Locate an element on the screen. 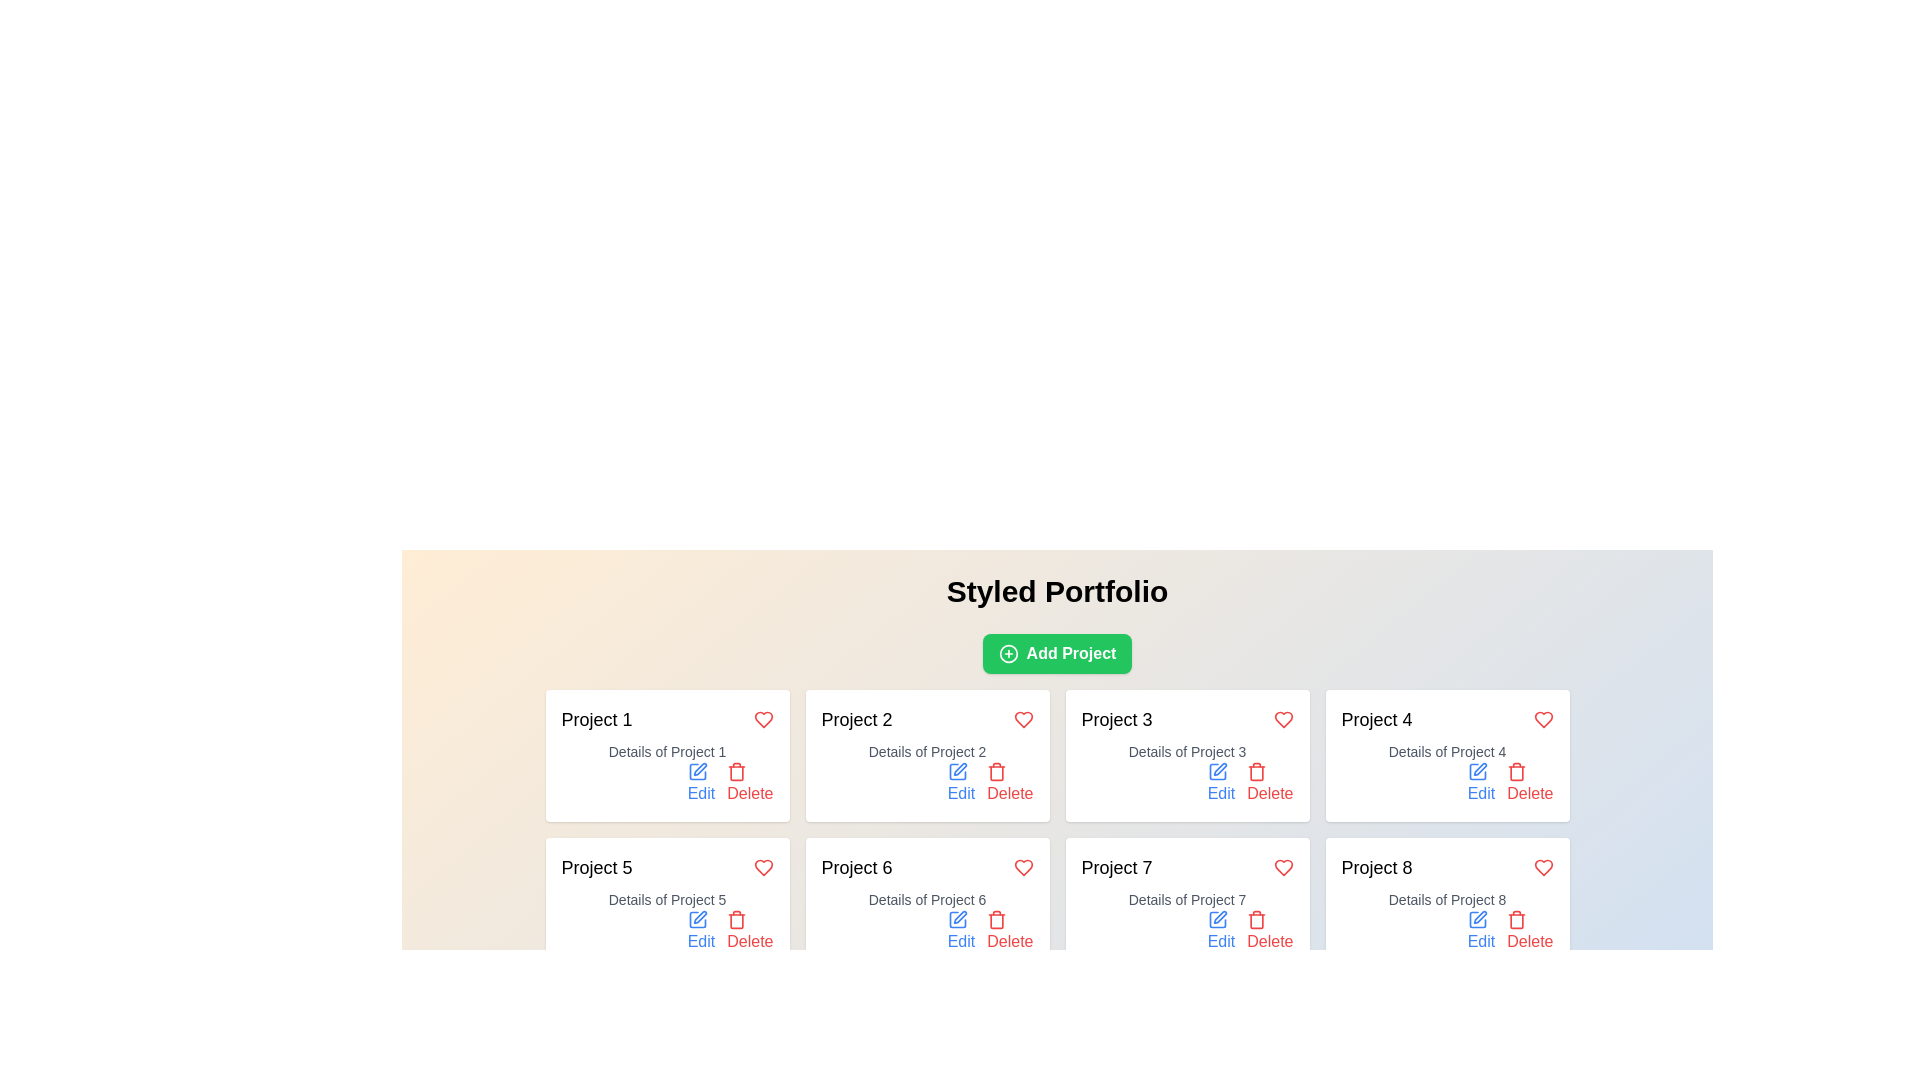  the heart icon in the top-right corner of the Project 8 card is located at coordinates (1542, 866).